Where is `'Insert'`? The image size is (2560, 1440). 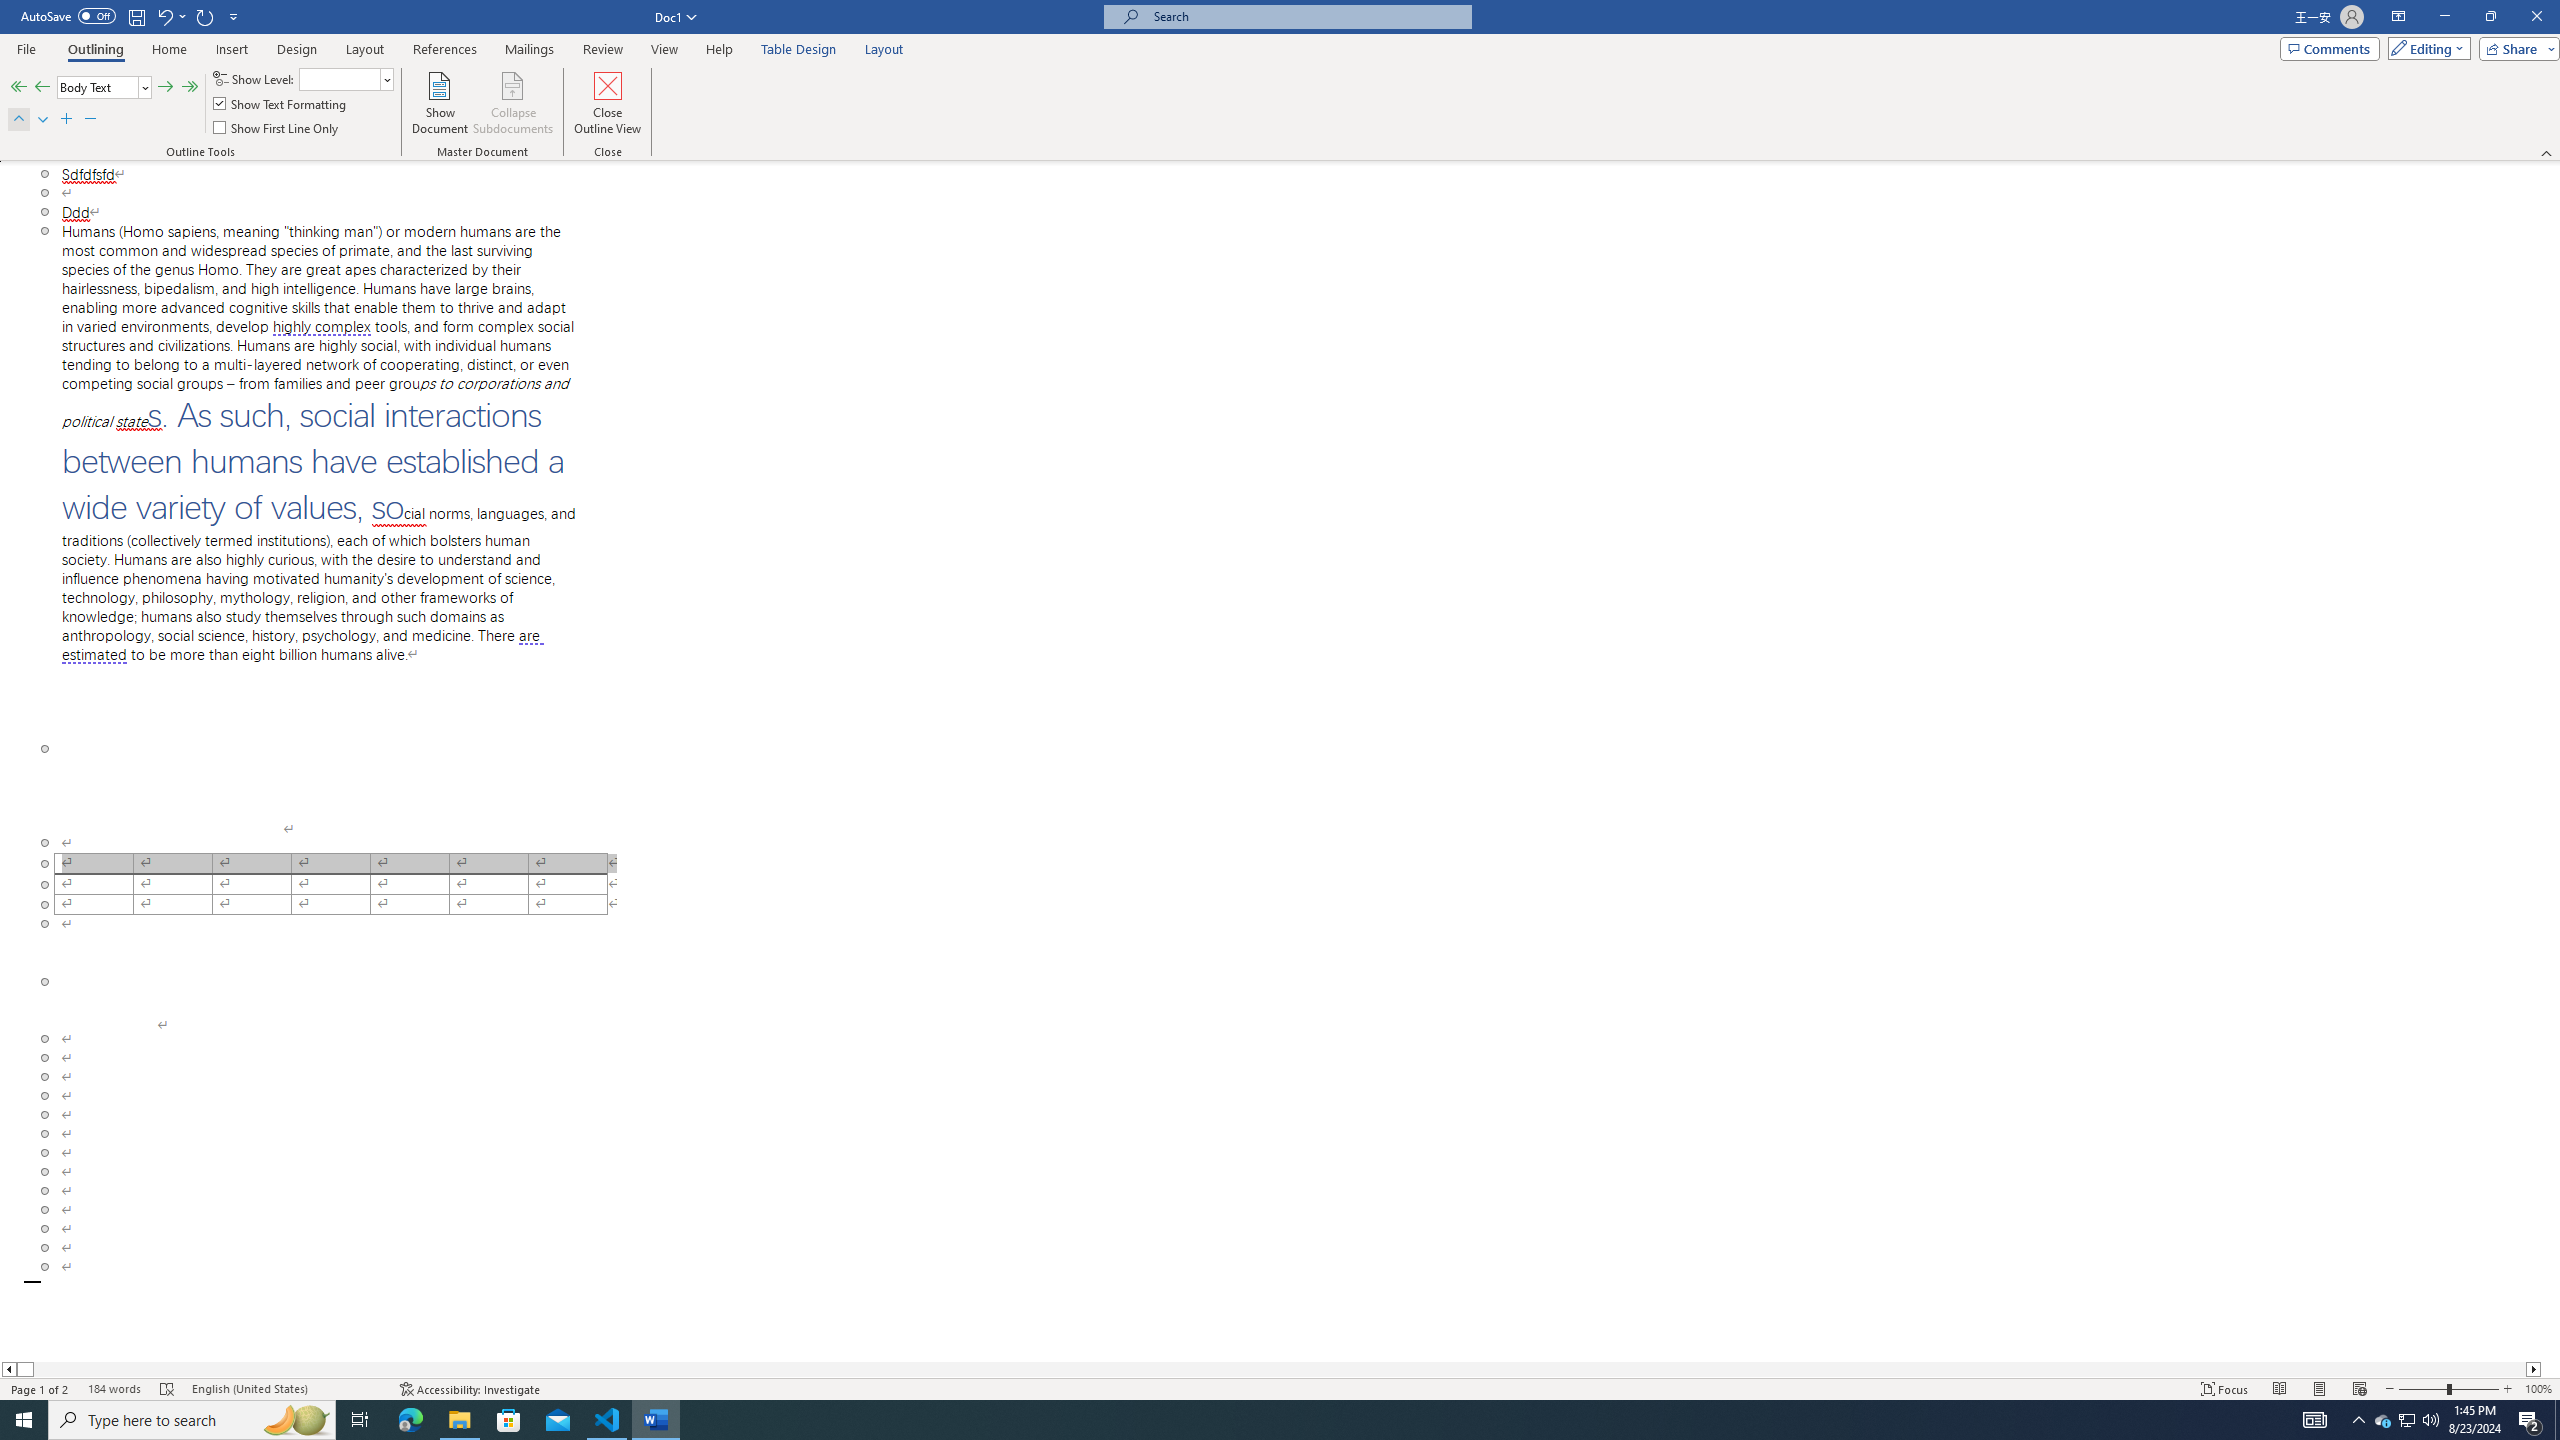
'Insert' is located at coordinates (232, 49).